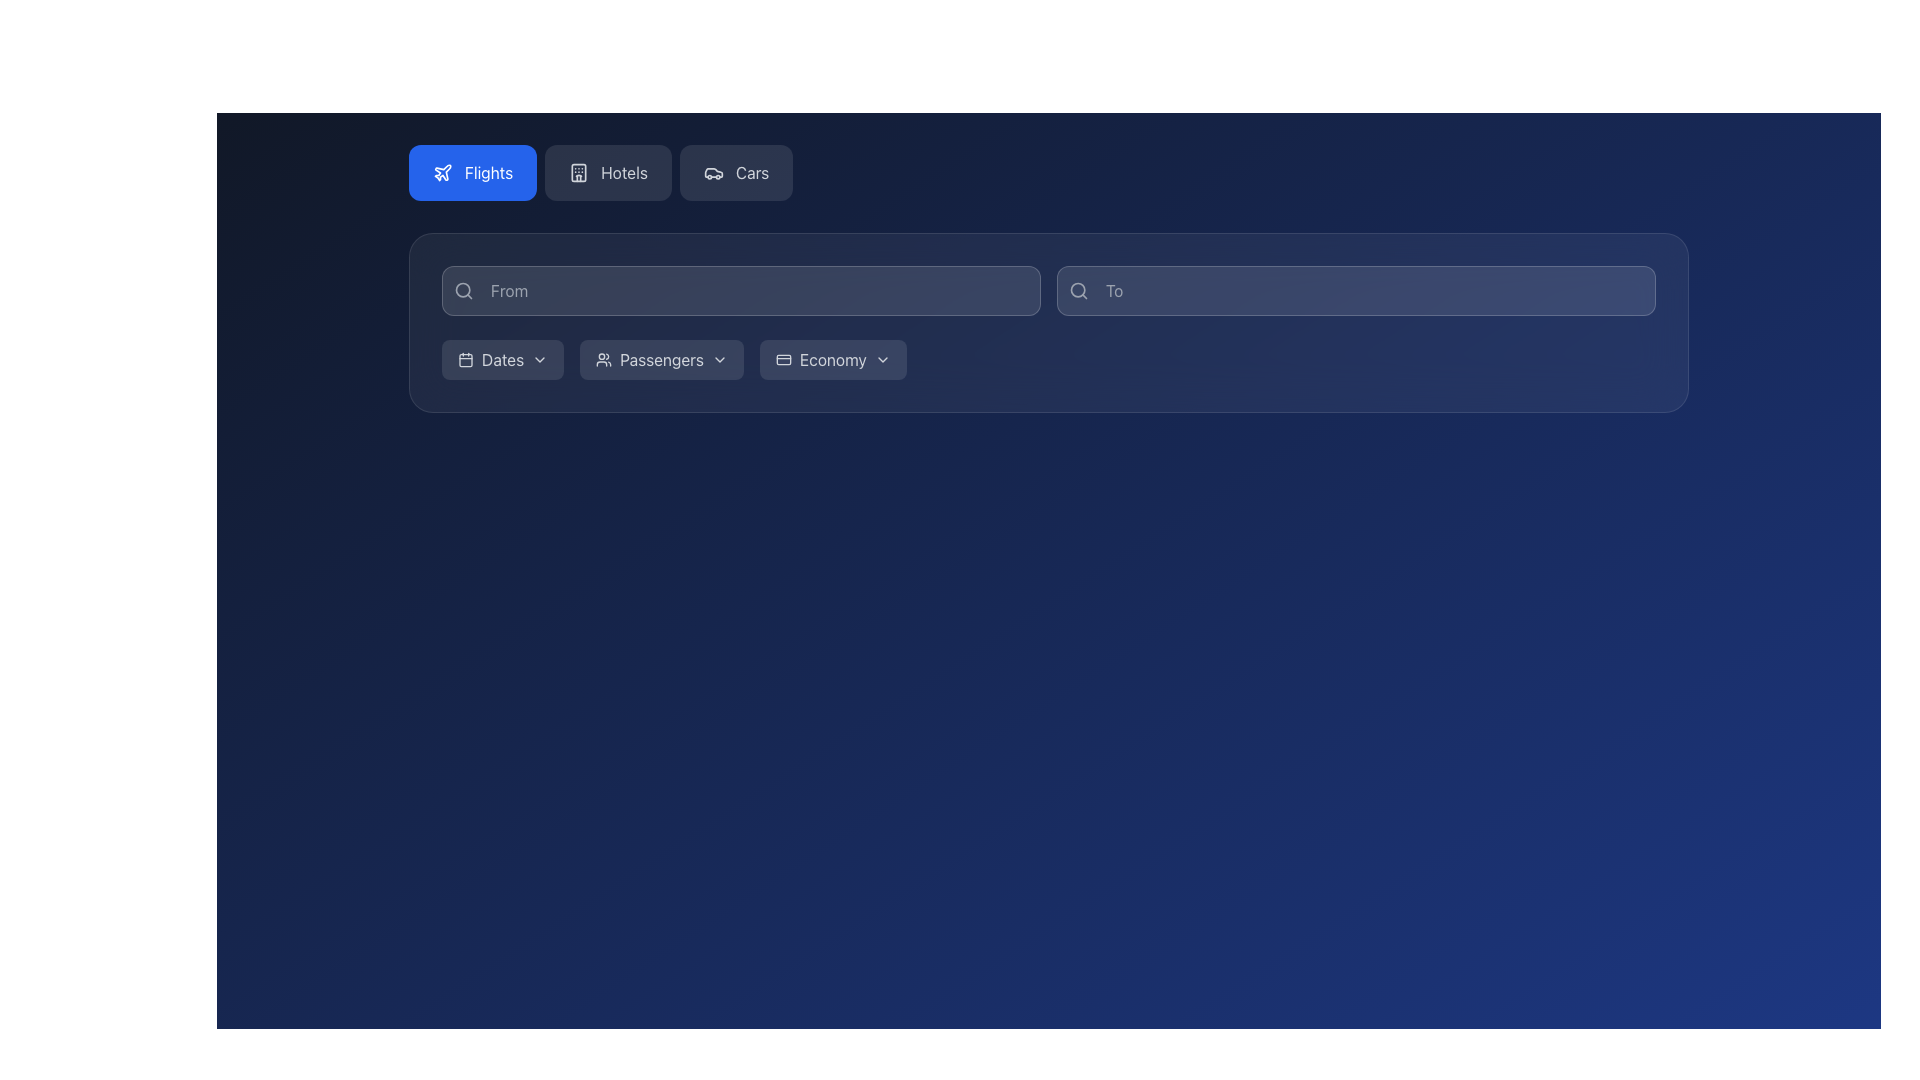  Describe the element at coordinates (782, 358) in the screenshot. I see `the SVG icon resembling a credit card, which is located within the 'Economy' button in the row of search filters` at that location.